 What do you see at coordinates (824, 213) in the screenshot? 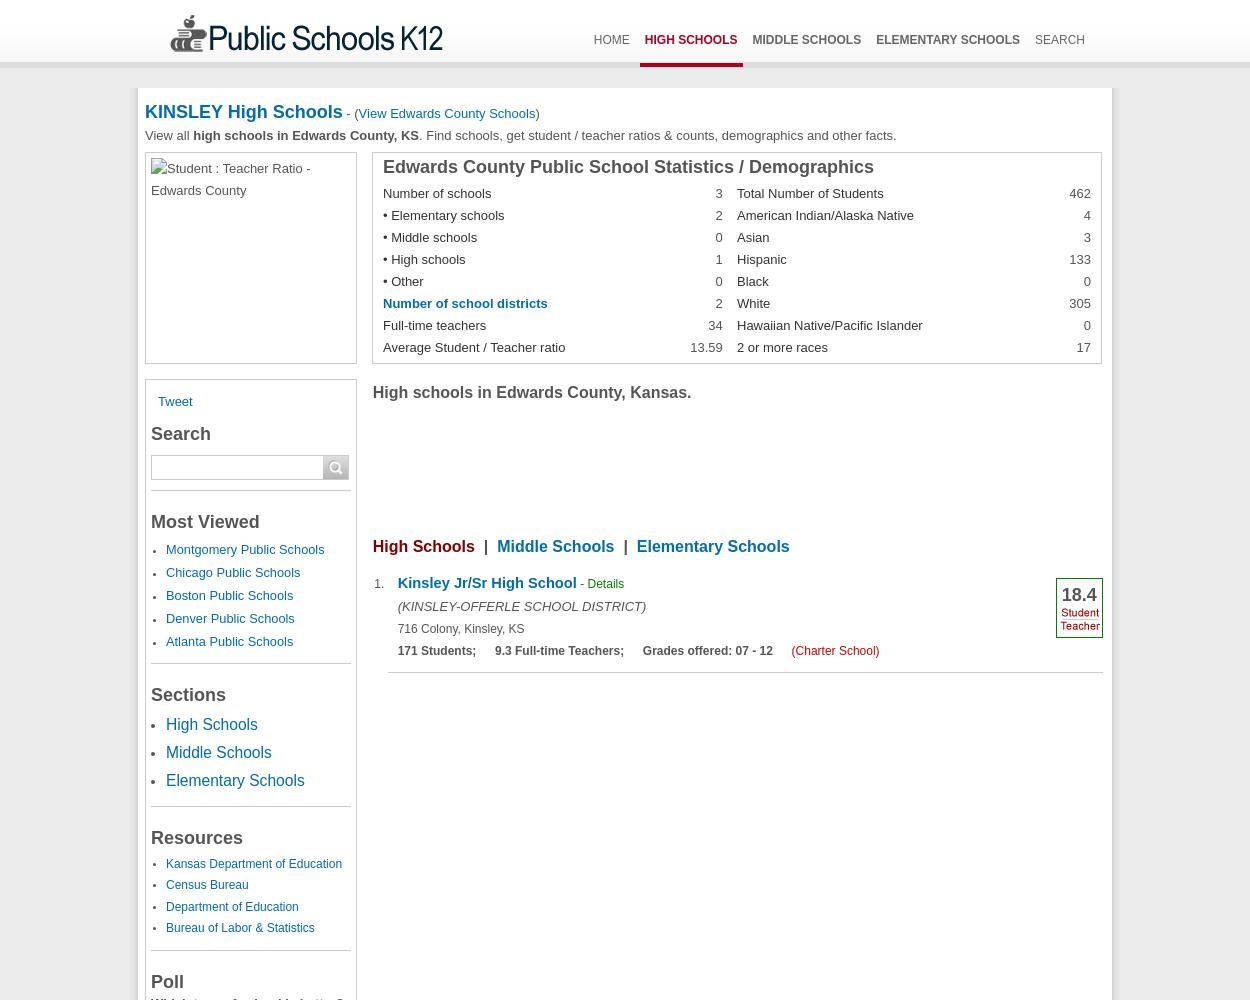
I see `'American Indian/Alaska Native'` at bounding box center [824, 213].